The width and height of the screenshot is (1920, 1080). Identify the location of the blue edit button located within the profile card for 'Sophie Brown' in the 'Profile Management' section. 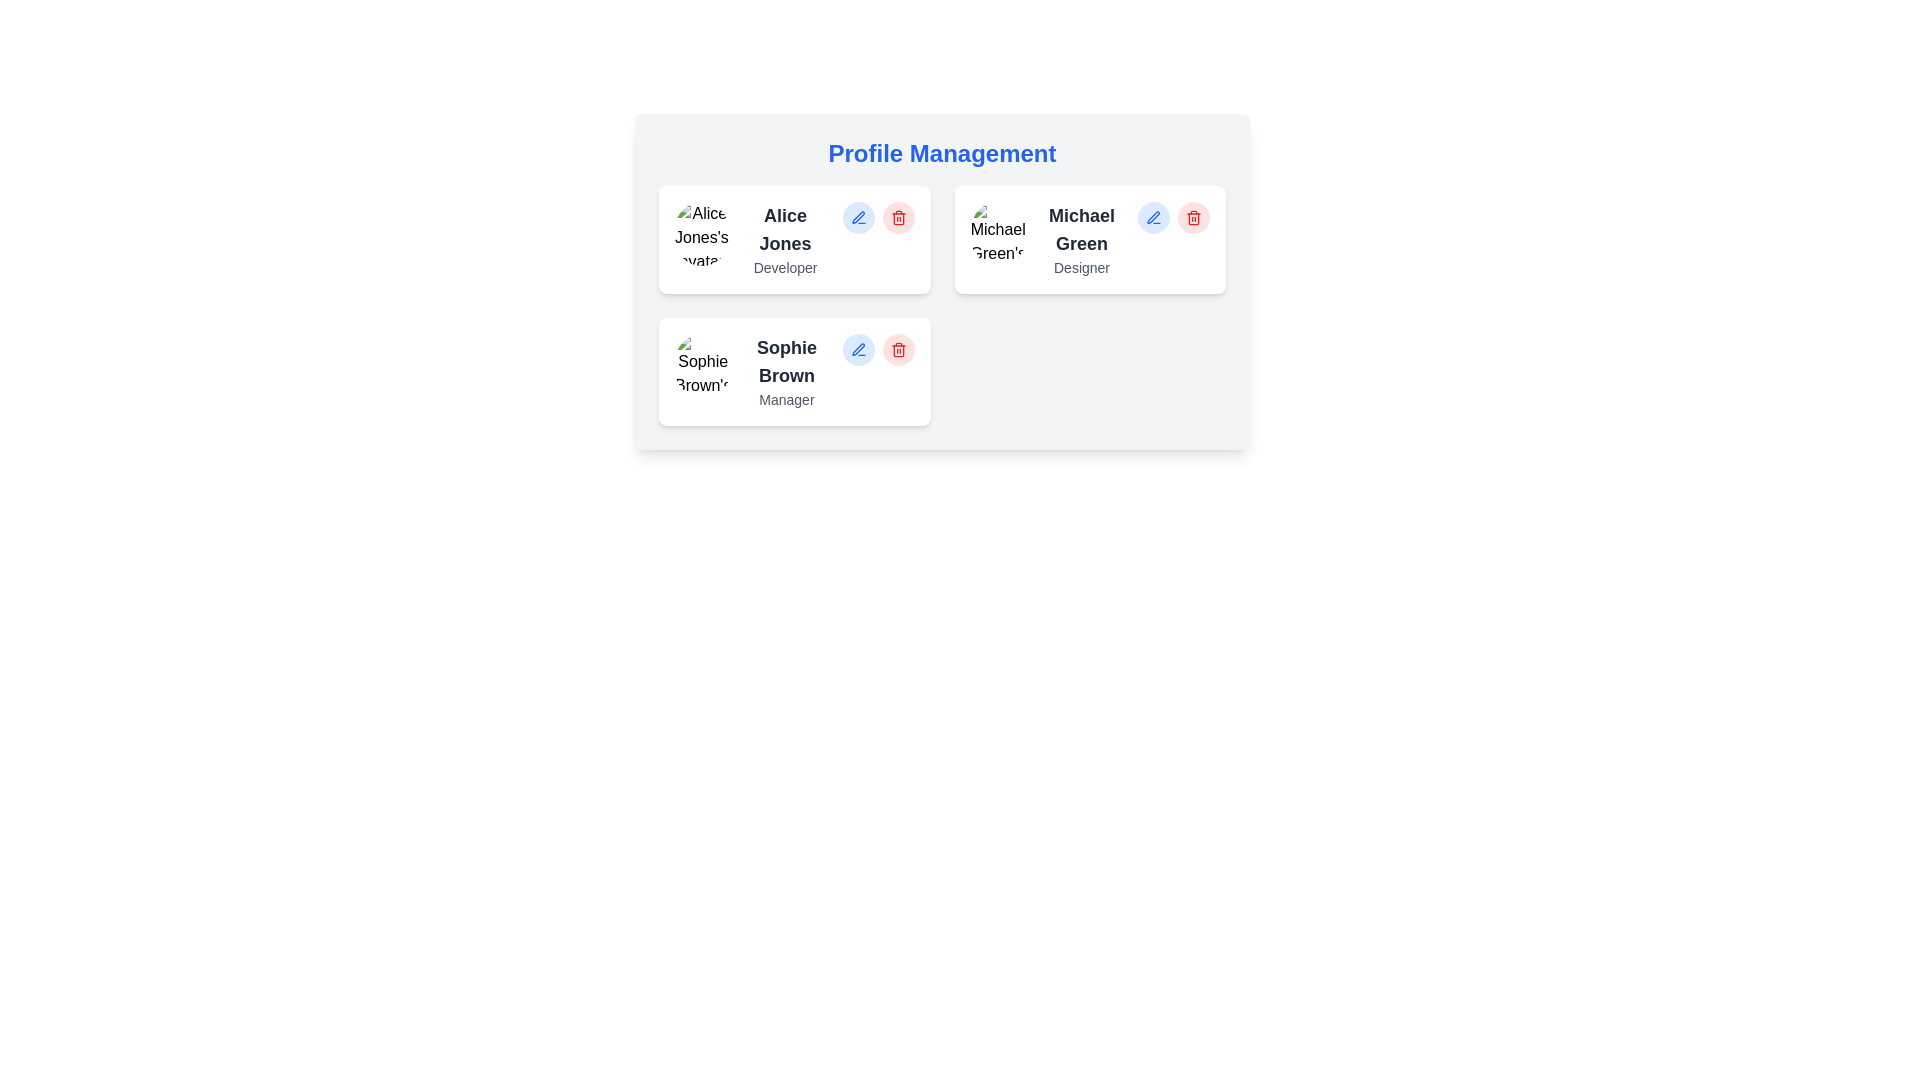
(878, 349).